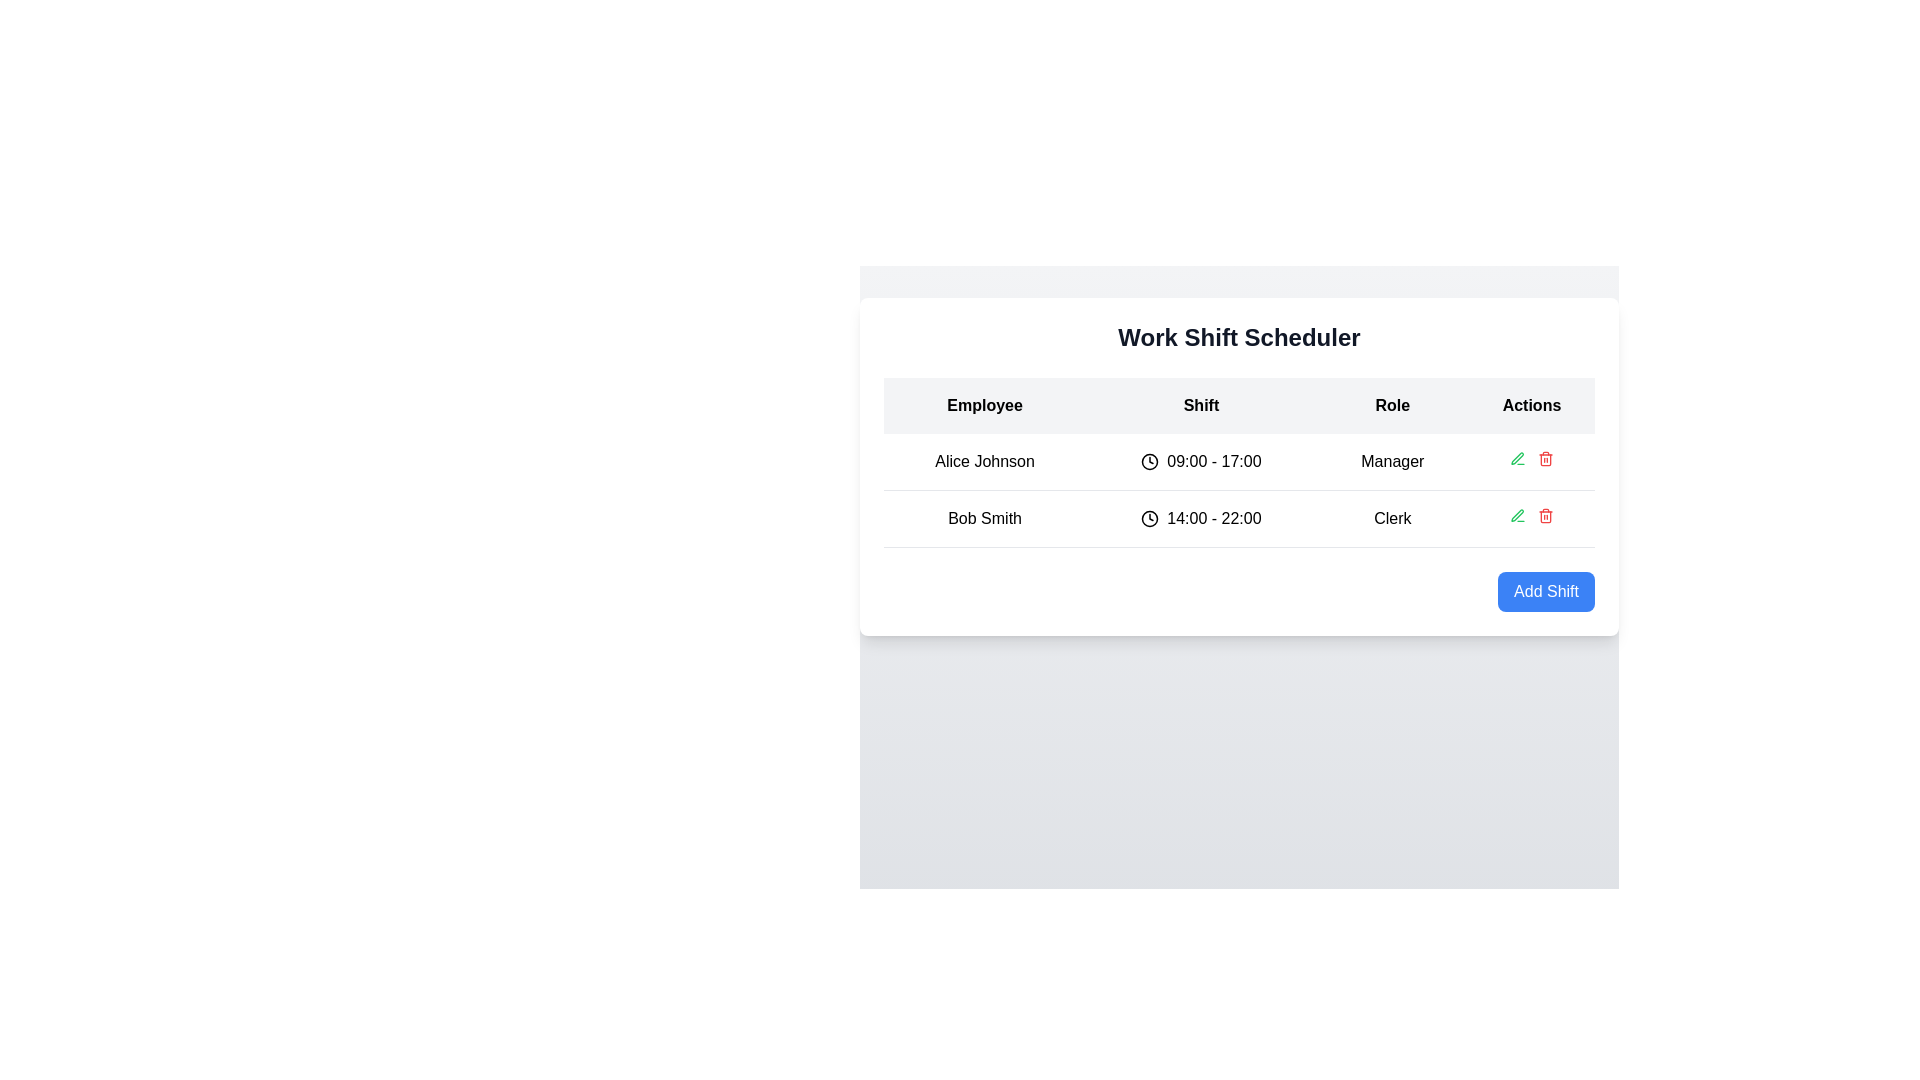  Describe the element at coordinates (1238, 462) in the screenshot. I see `individual cells or icons in the table that displays work shifts for employees, located below the 'Work Shift Scheduler' title` at that location.